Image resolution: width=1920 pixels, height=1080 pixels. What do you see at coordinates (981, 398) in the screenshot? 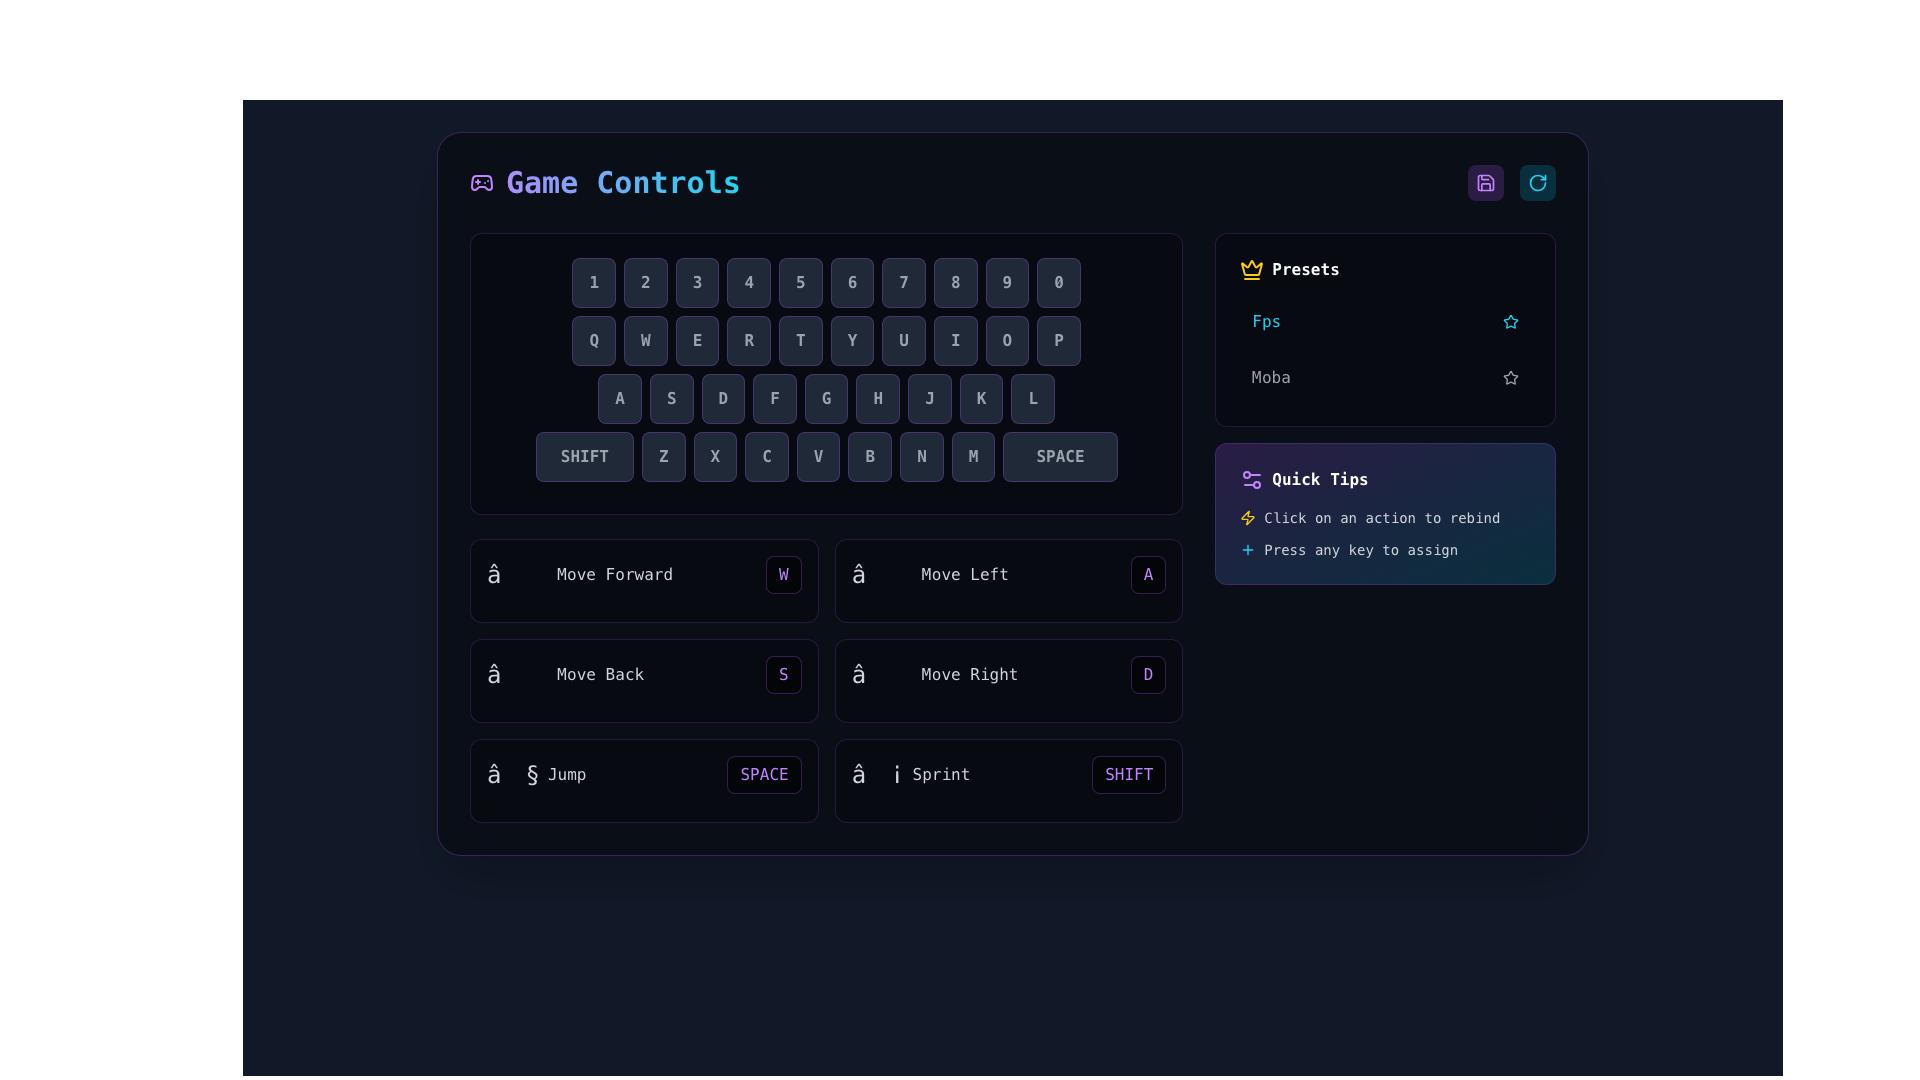
I see `the button labeled 'K' which has a dark background and light gray text, located` at bounding box center [981, 398].